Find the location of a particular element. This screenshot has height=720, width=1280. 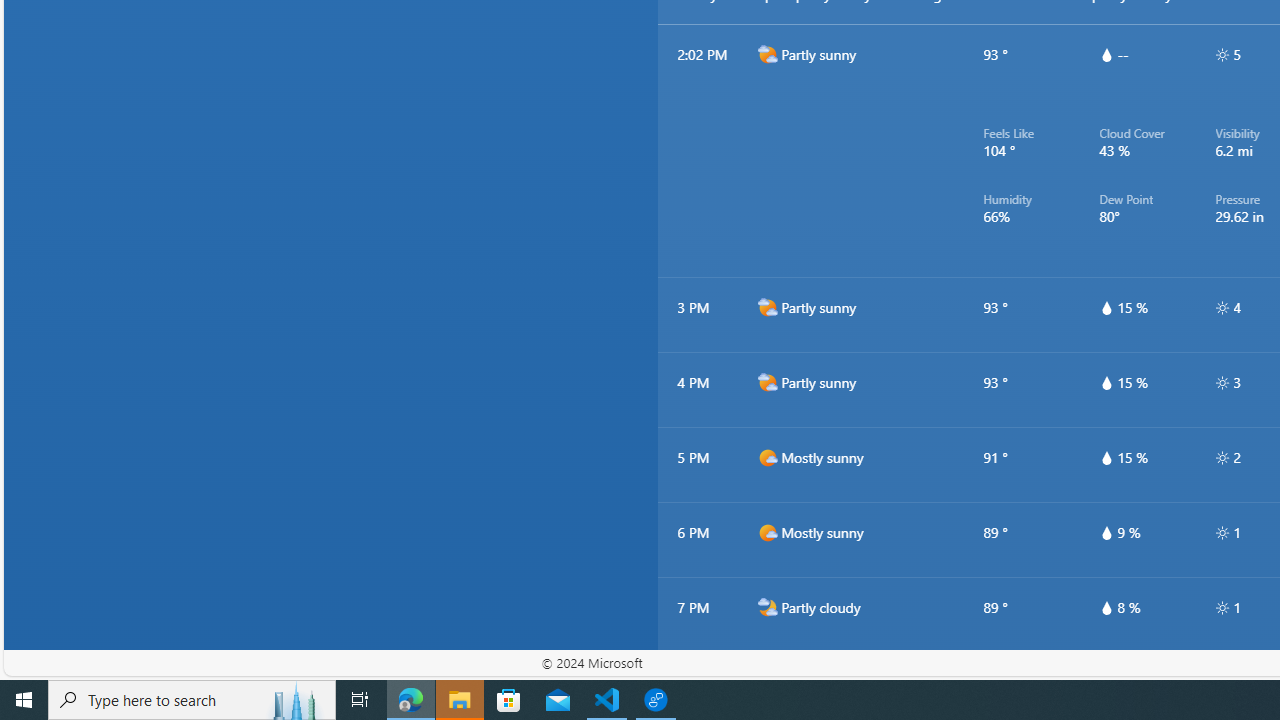

'd1000' is located at coordinates (766, 531).